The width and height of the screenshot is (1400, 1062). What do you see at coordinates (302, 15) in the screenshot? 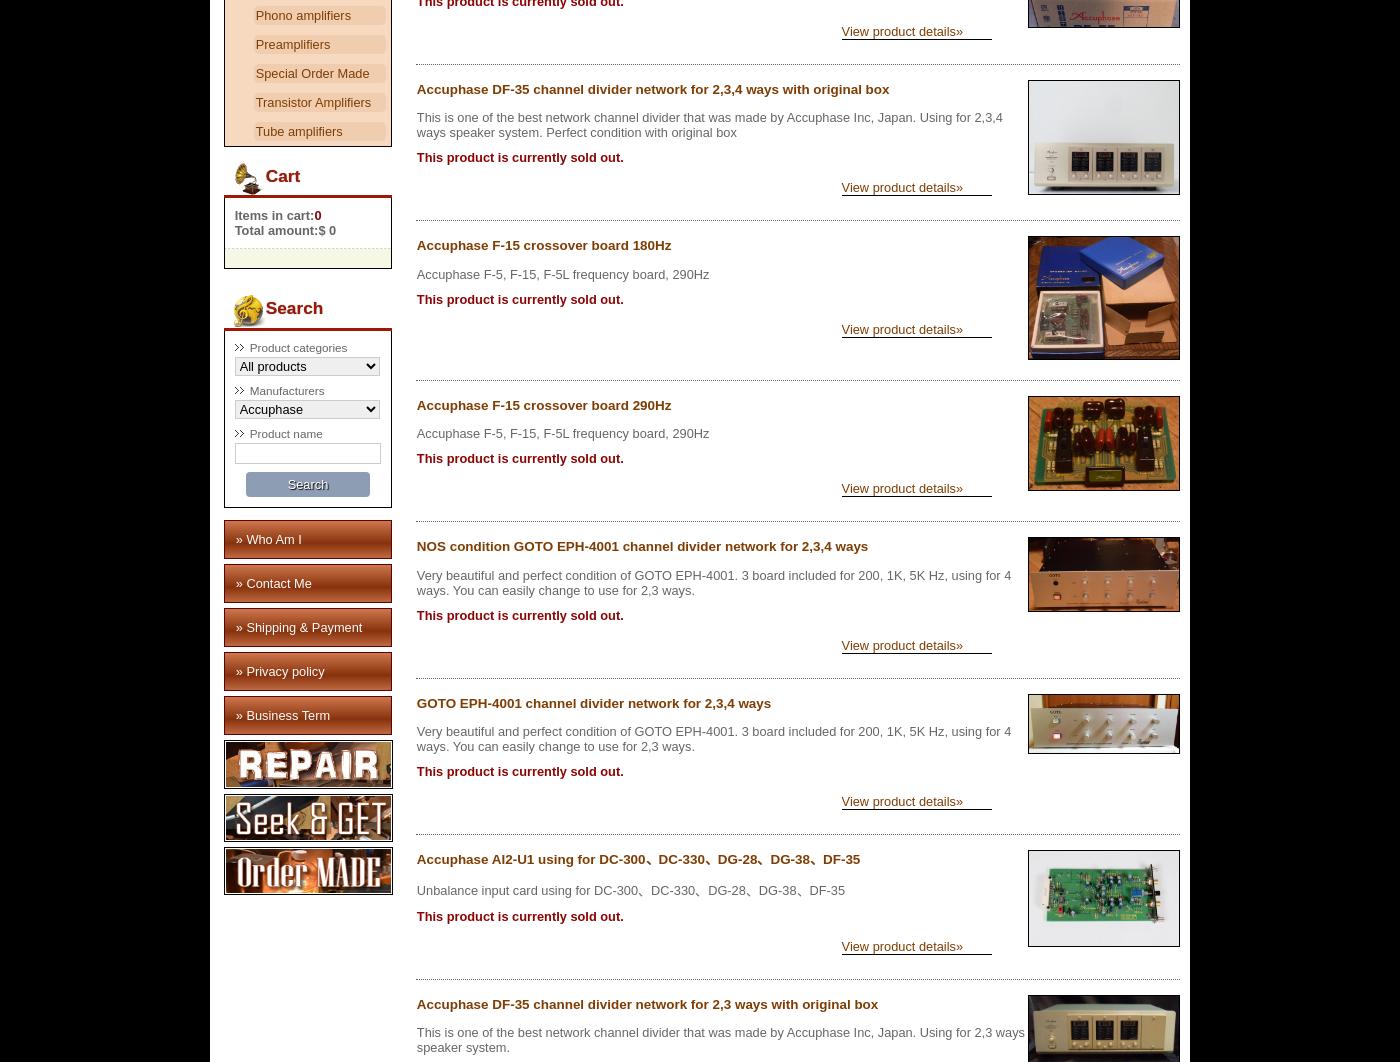
I see `'Phono amplifiers'` at bounding box center [302, 15].